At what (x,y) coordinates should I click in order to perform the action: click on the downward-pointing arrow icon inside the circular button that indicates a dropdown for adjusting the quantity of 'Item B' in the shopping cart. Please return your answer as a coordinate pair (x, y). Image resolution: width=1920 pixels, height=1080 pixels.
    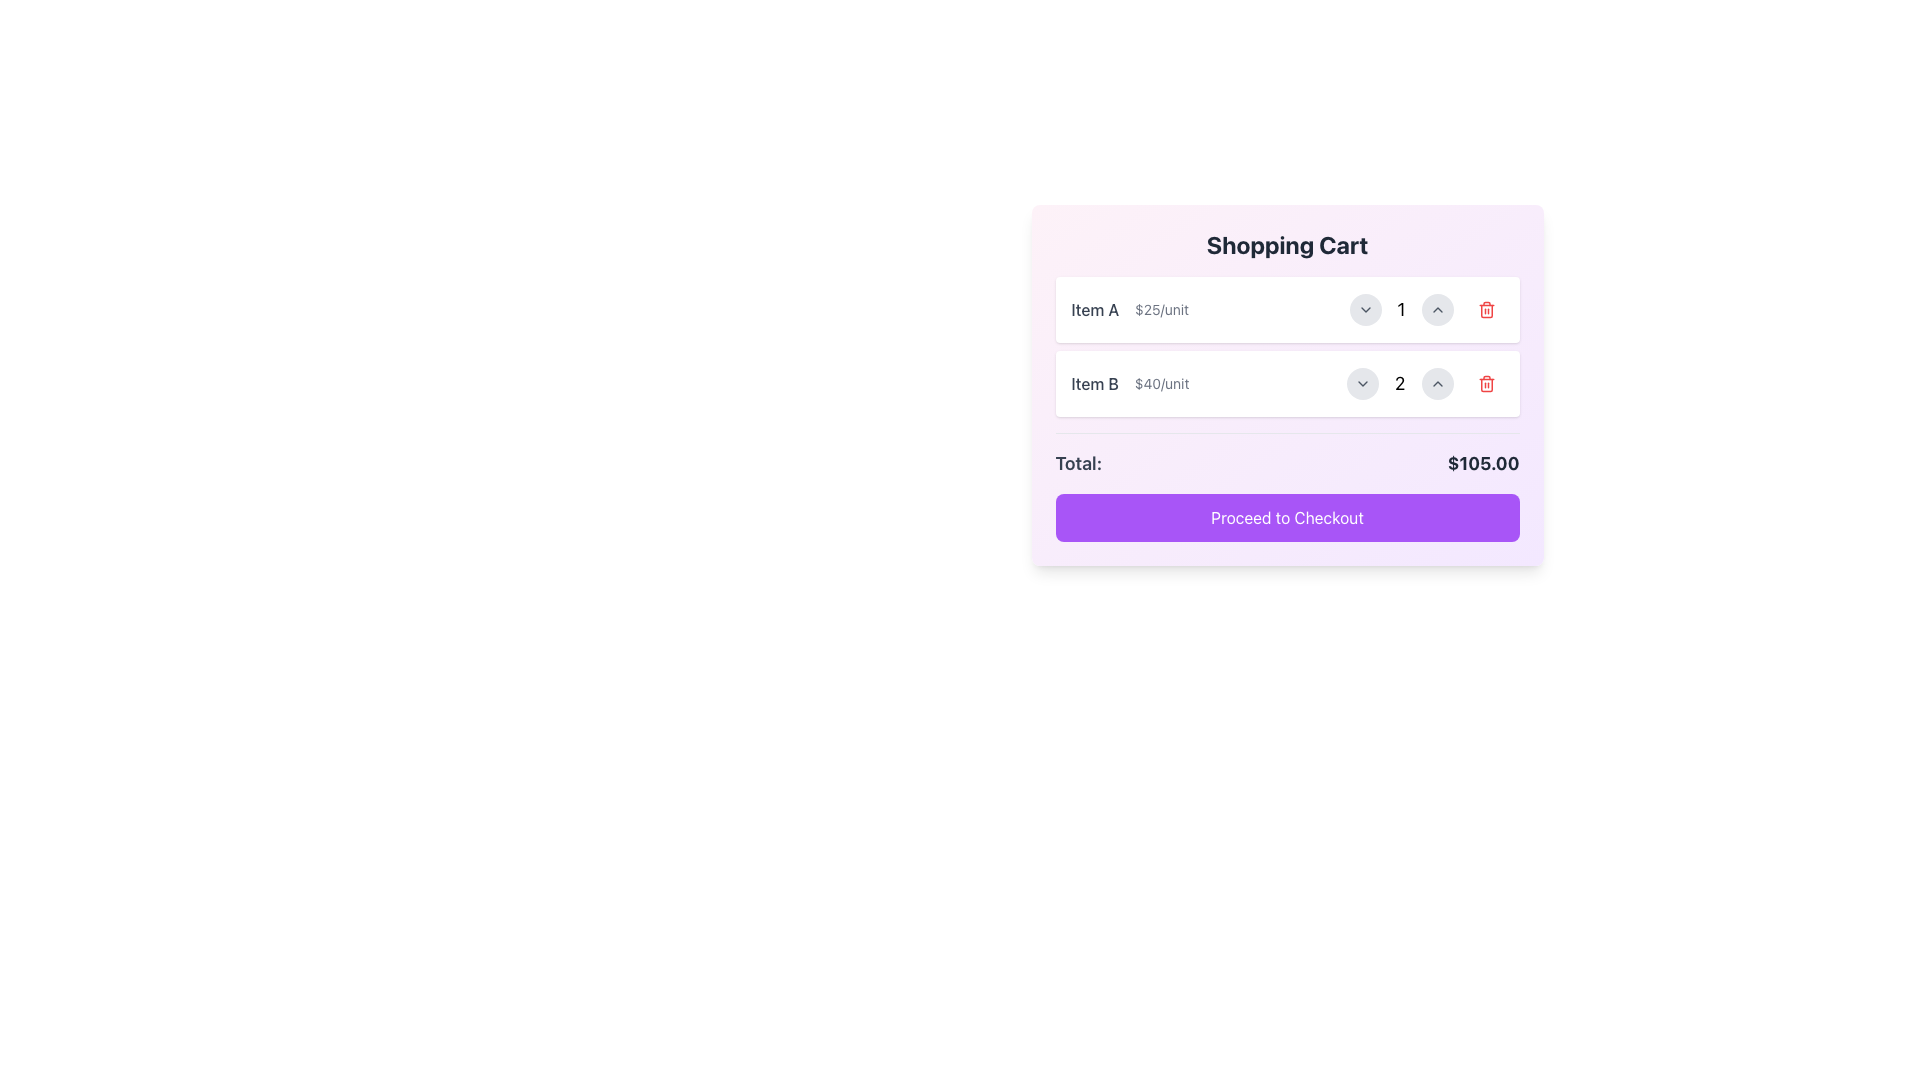
    Looking at the image, I should click on (1362, 384).